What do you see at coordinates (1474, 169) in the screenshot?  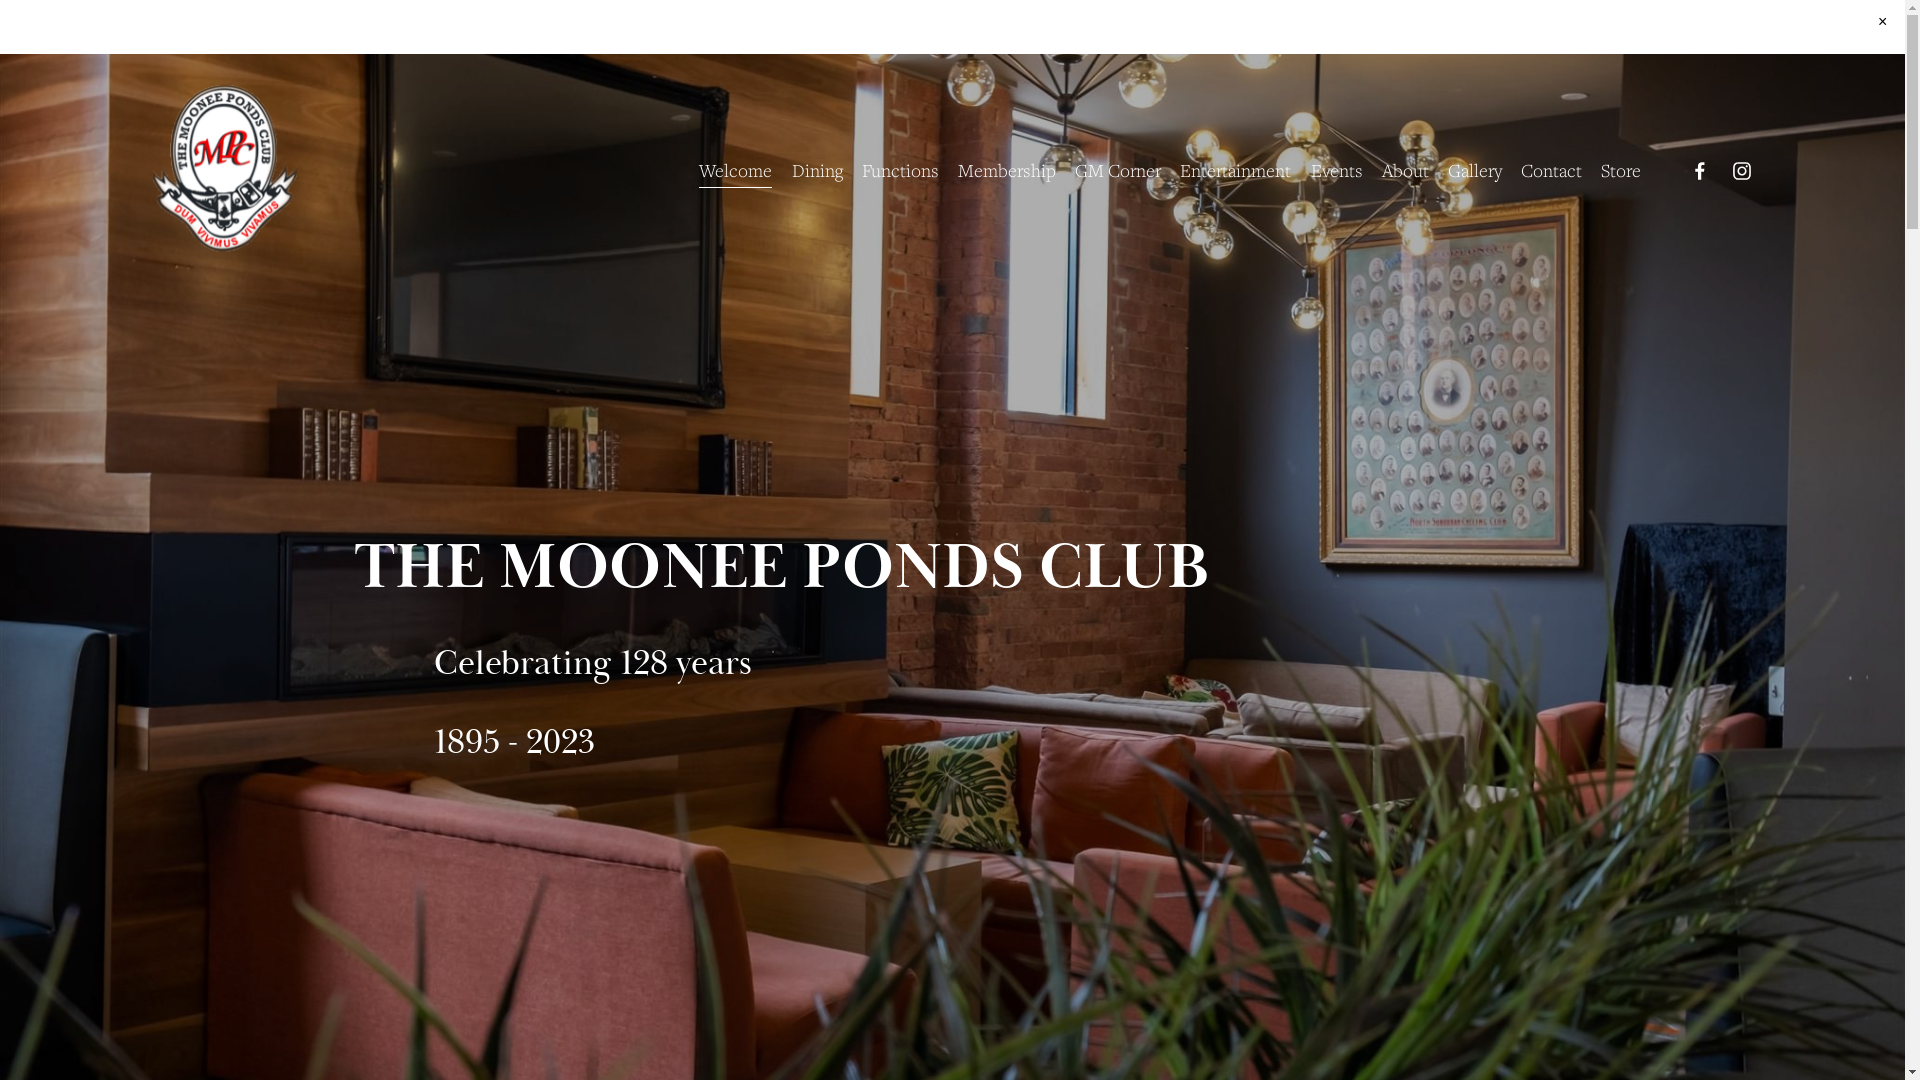 I see `'Gallery'` at bounding box center [1474, 169].